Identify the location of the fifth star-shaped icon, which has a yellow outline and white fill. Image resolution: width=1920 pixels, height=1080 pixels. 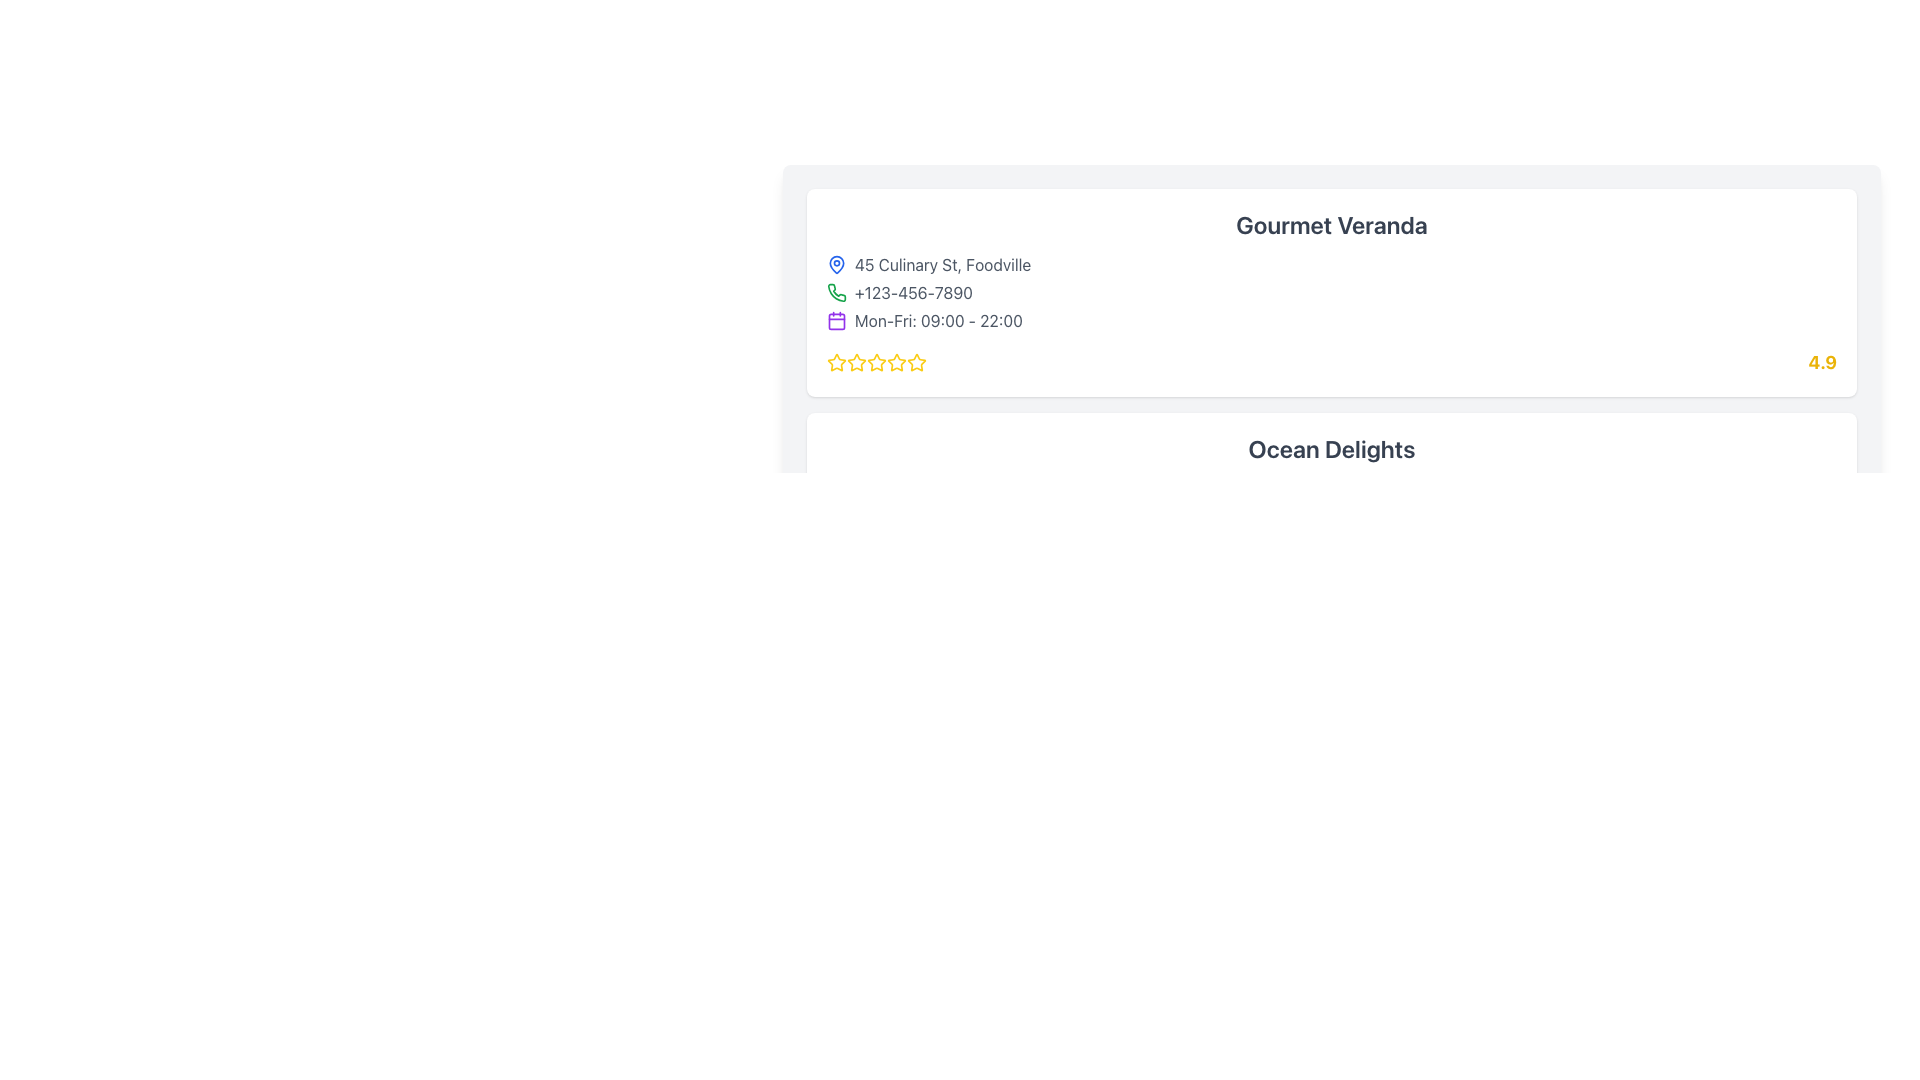
(915, 362).